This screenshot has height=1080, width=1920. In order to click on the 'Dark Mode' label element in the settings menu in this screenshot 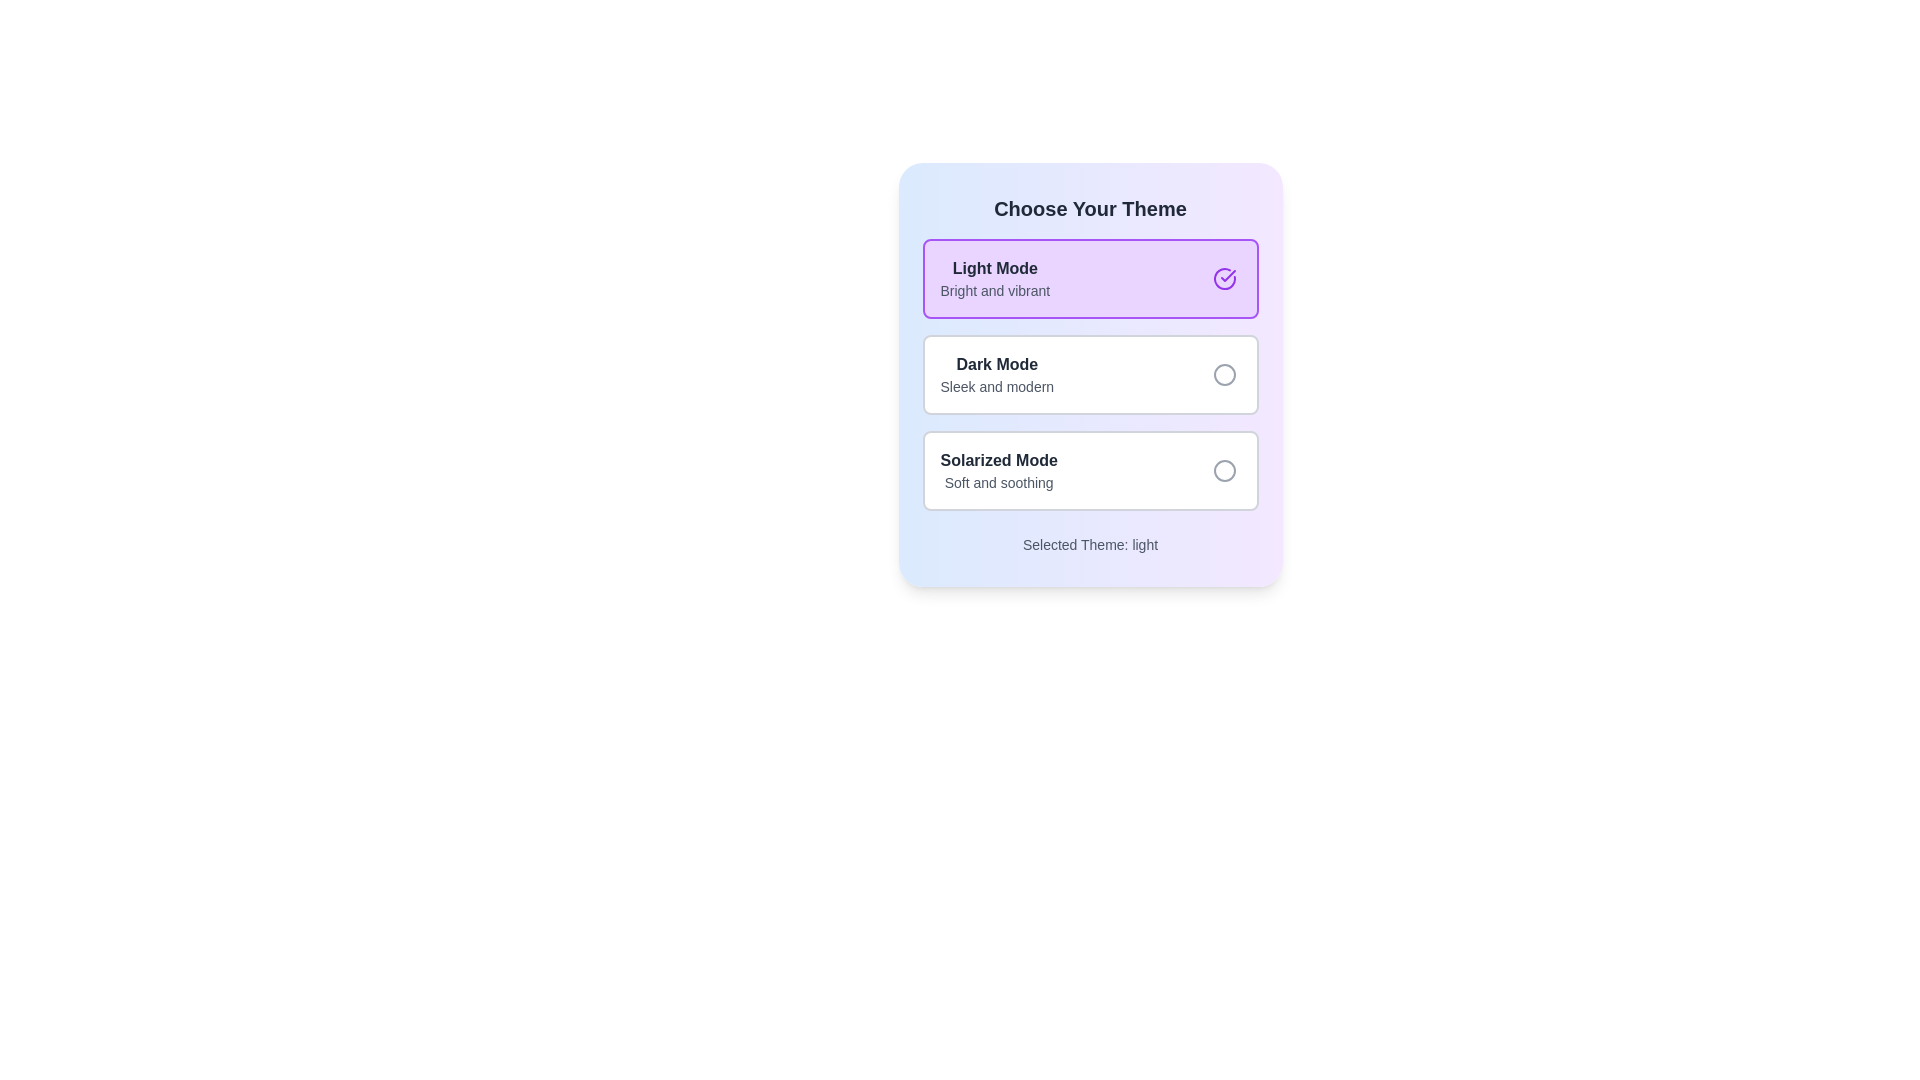, I will do `click(1004, 374)`.